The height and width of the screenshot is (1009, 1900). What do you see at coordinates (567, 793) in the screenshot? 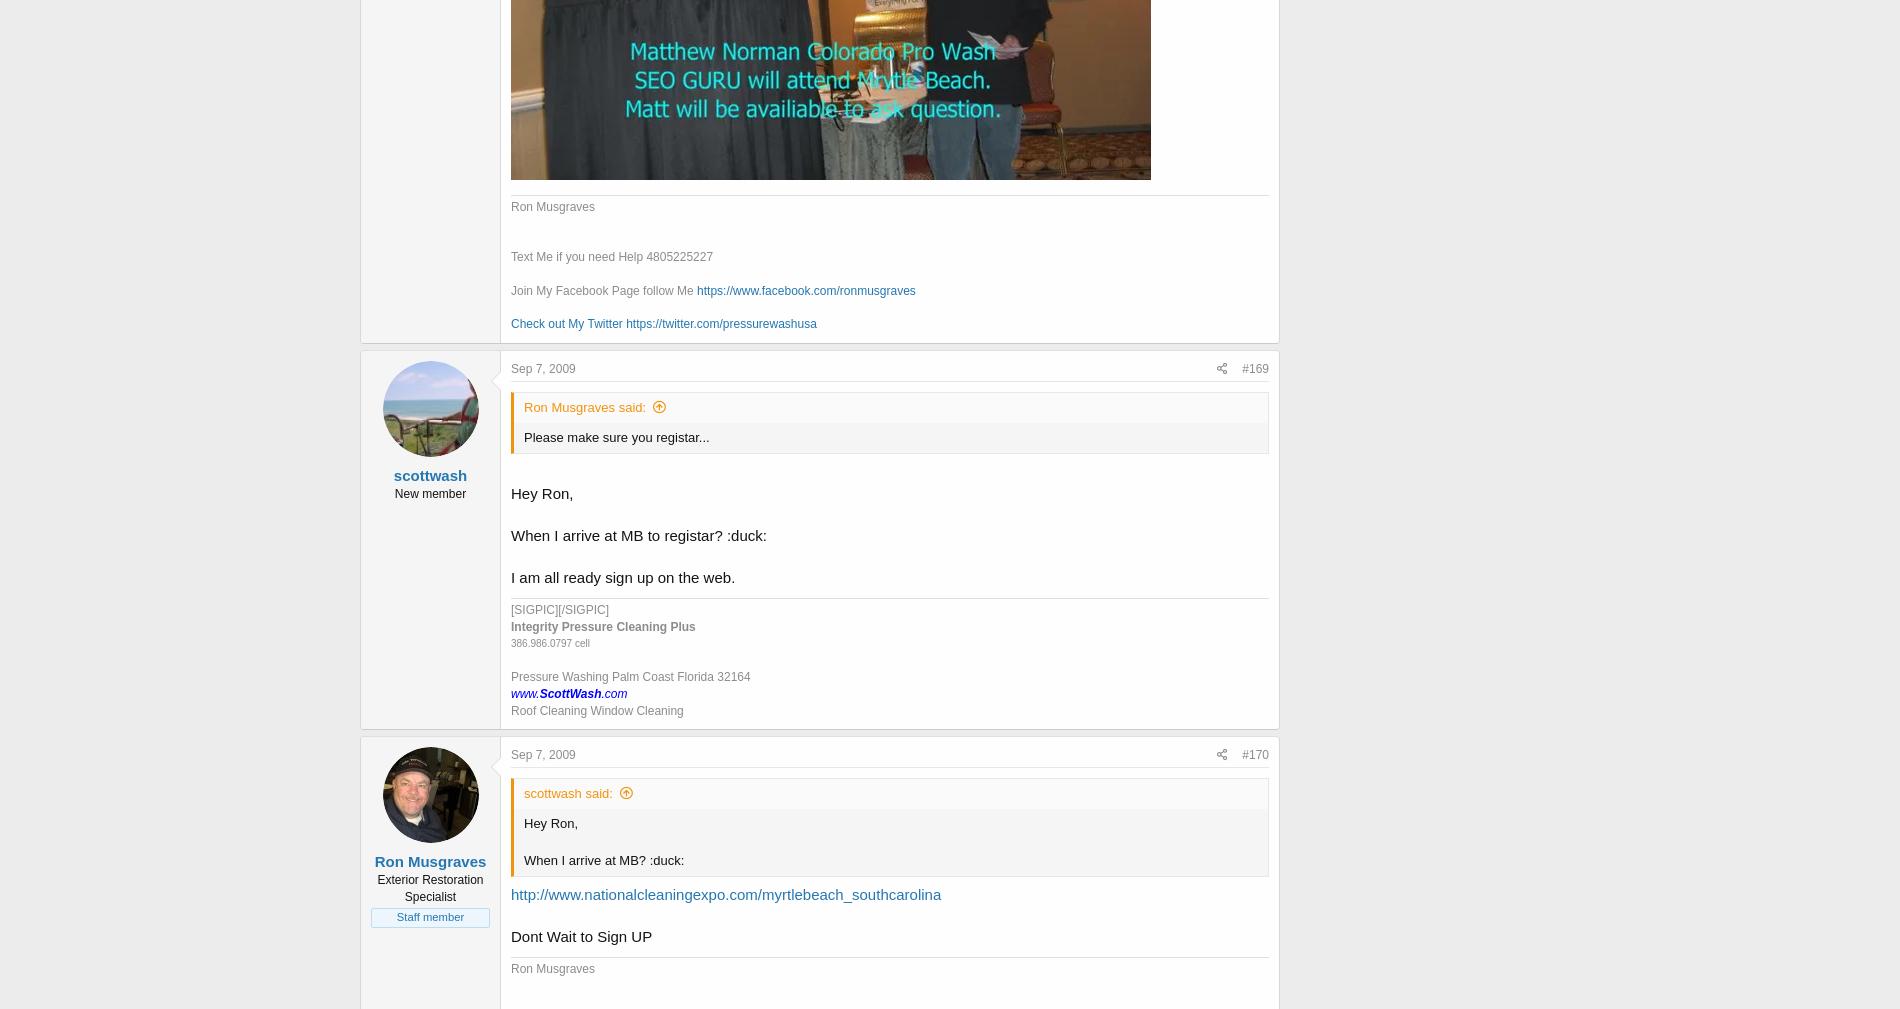
I see `'scottwash said:'` at bounding box center [567, 793].